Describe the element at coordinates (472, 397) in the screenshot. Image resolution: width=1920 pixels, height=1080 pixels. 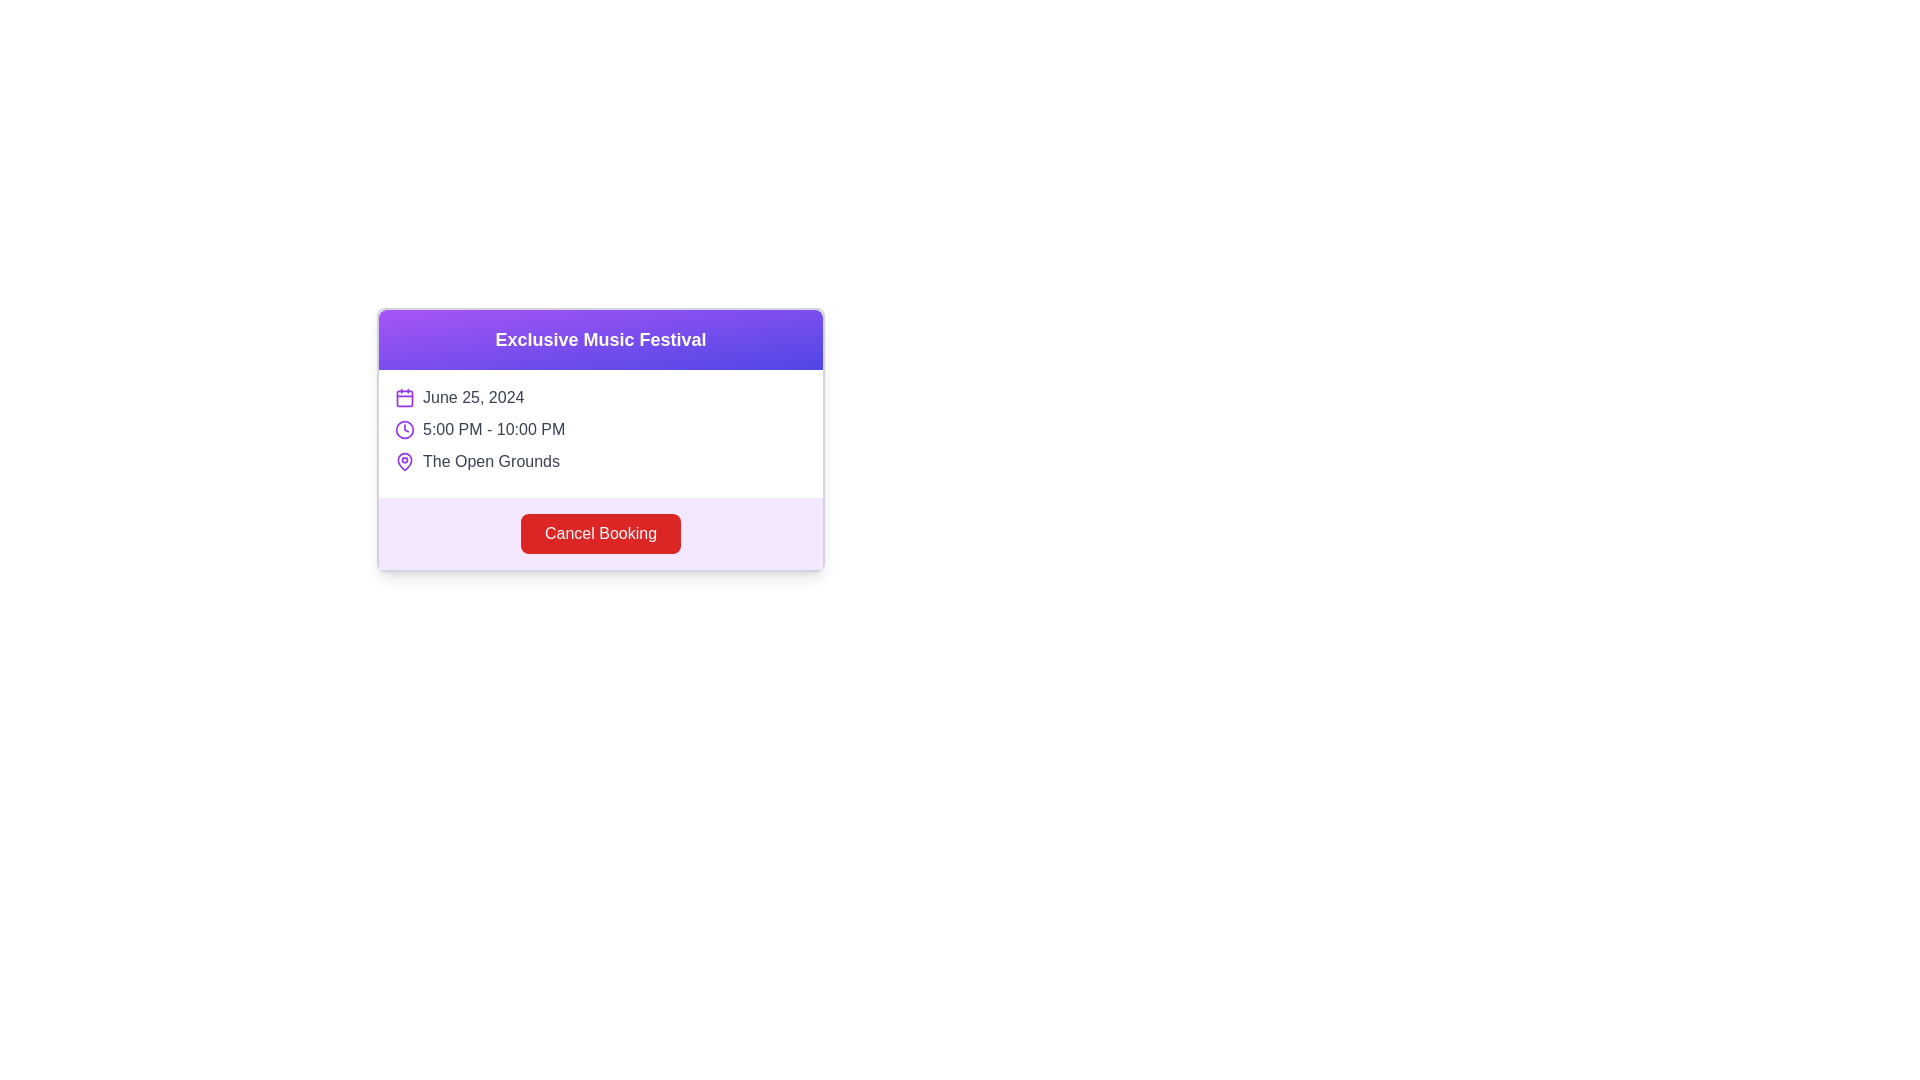
I see `the static text element that displays 'June 25, 2024' in gray font, which is aligned with the title 'Exclusive Music Festival' and located to the right of a calendar icon` at that location.